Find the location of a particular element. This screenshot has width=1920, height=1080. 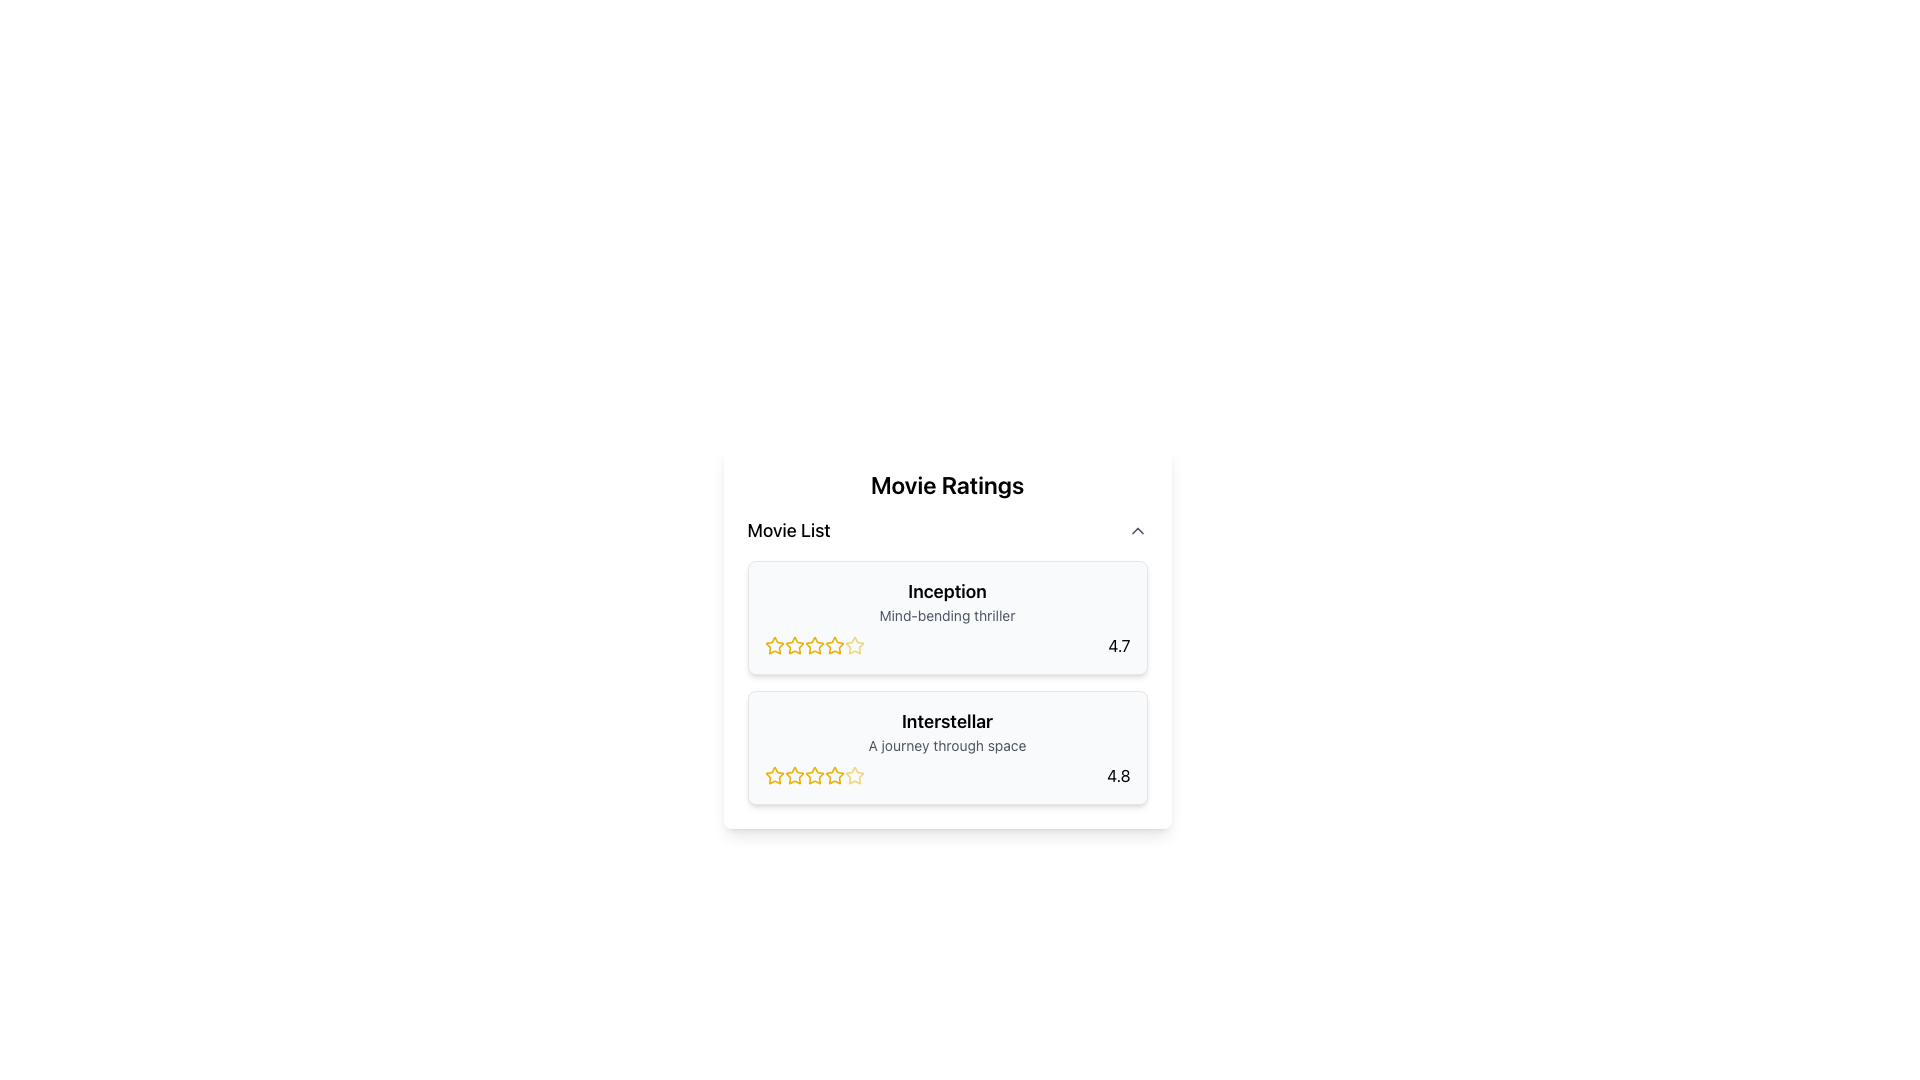

the fourth star icon representing the rating for the movie 'Interstellar', located beneath the movie title and to the left of the numeric rating '4.8' is located at coordinates (834, 774).